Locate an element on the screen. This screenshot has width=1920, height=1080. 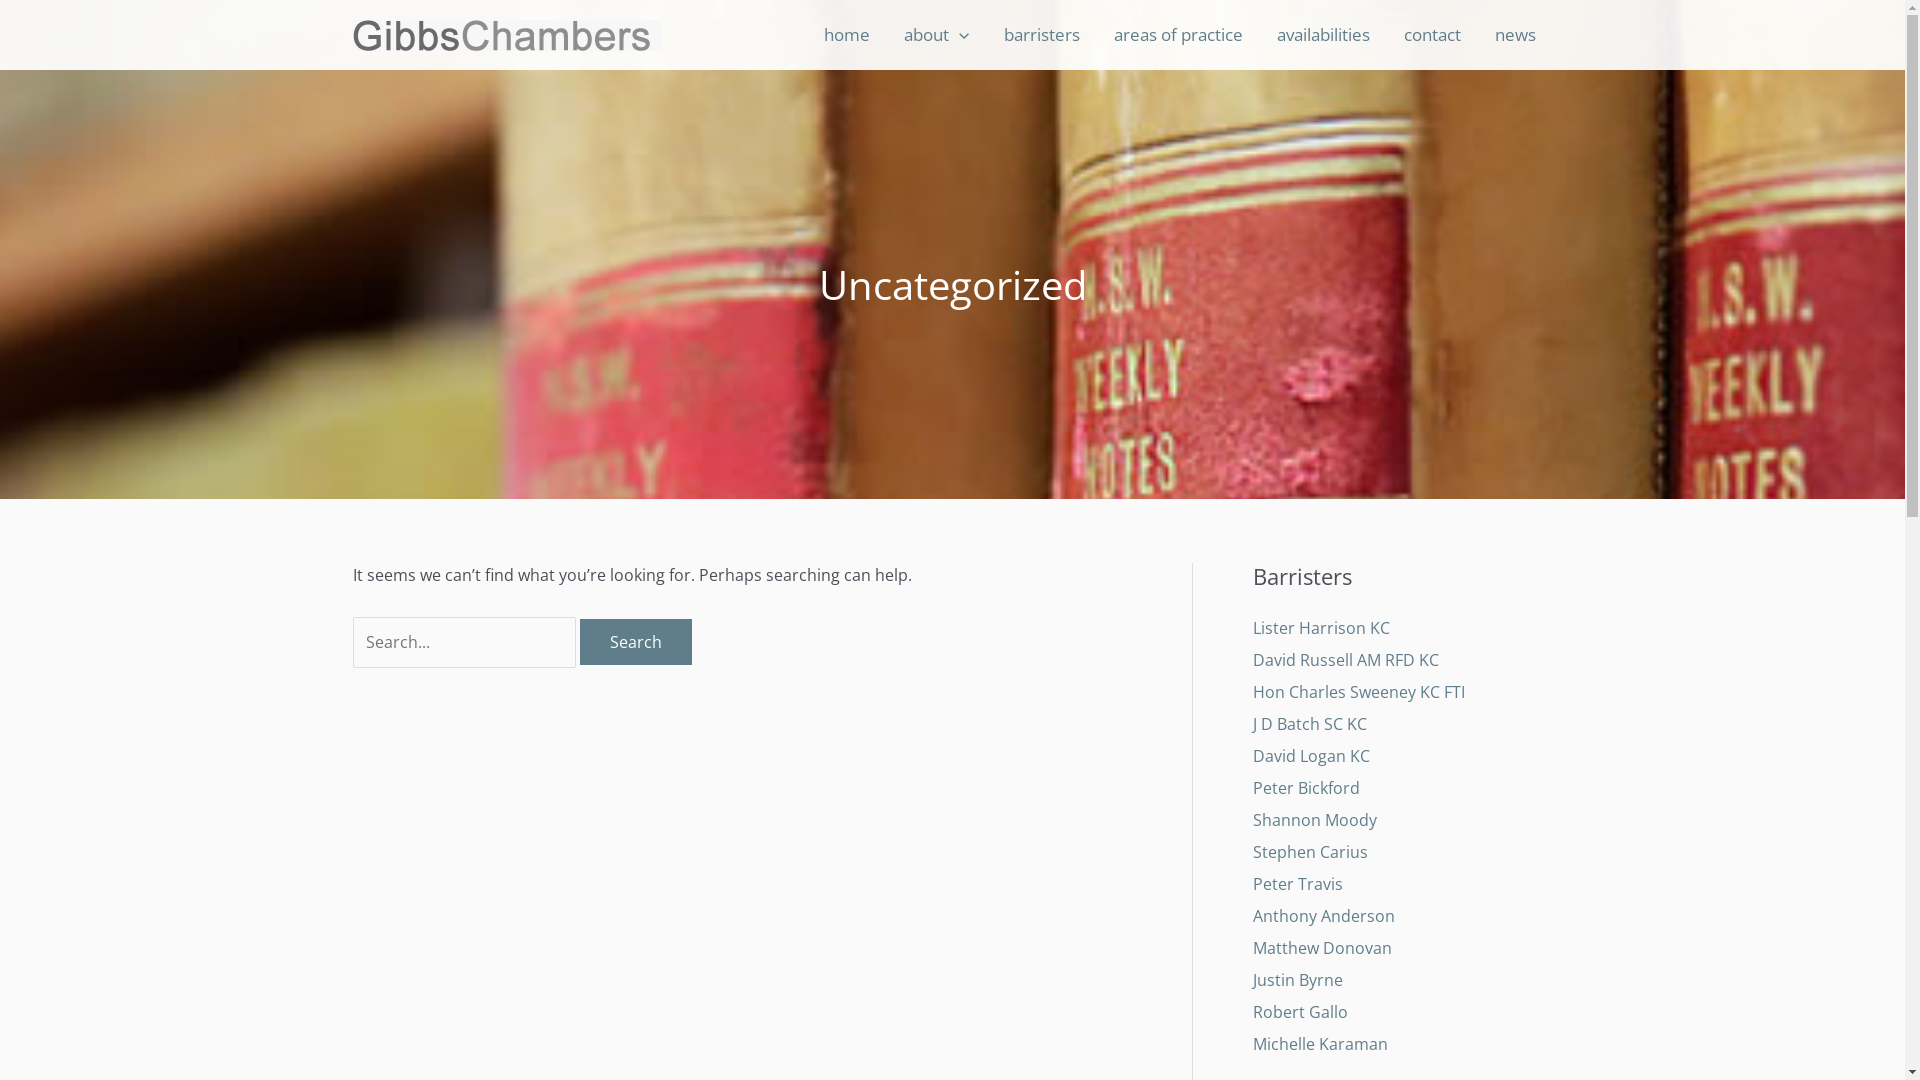
'Matthew Donovan' is located at coordinates (1321, 947).